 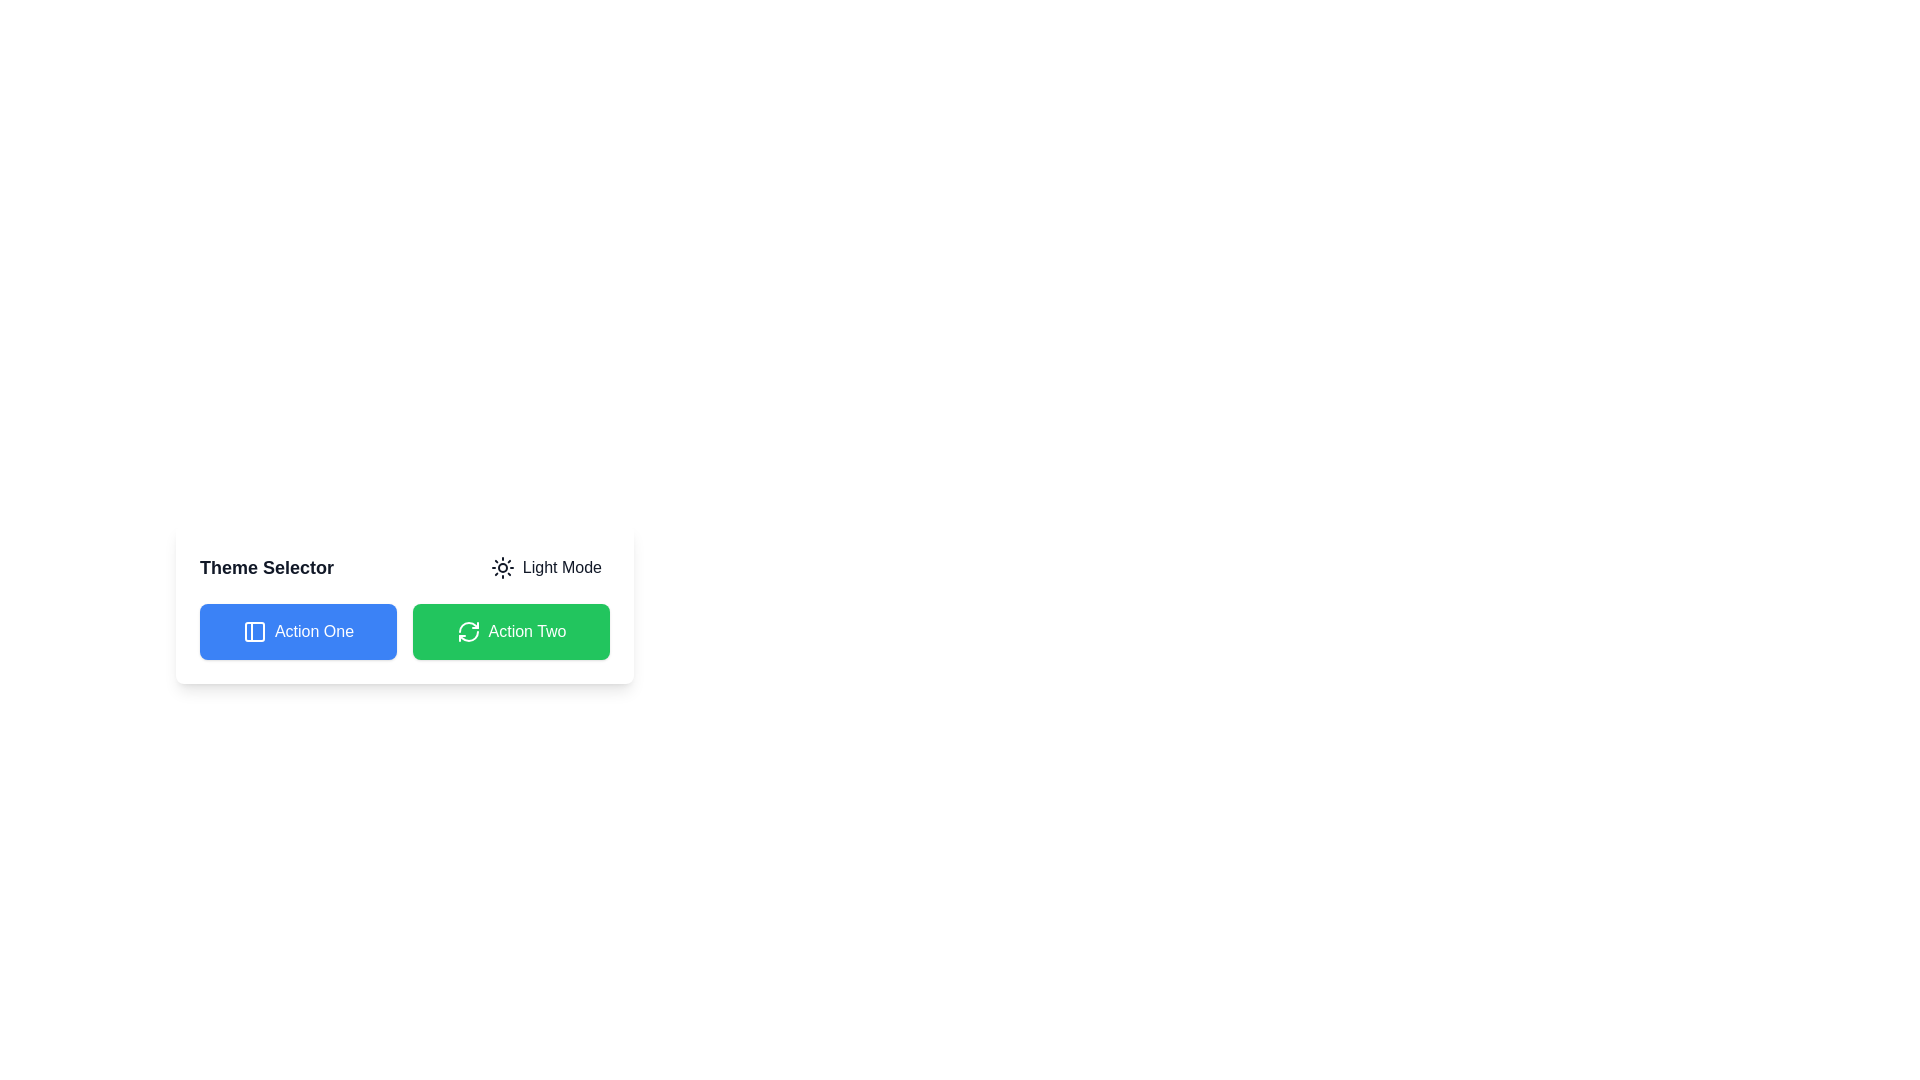 What do you see at coordinates (467, 632) in the screenshot?
I see `the refresh icon located near the center-left of the green 'Action Two' button` at bounding box center [467, 632].